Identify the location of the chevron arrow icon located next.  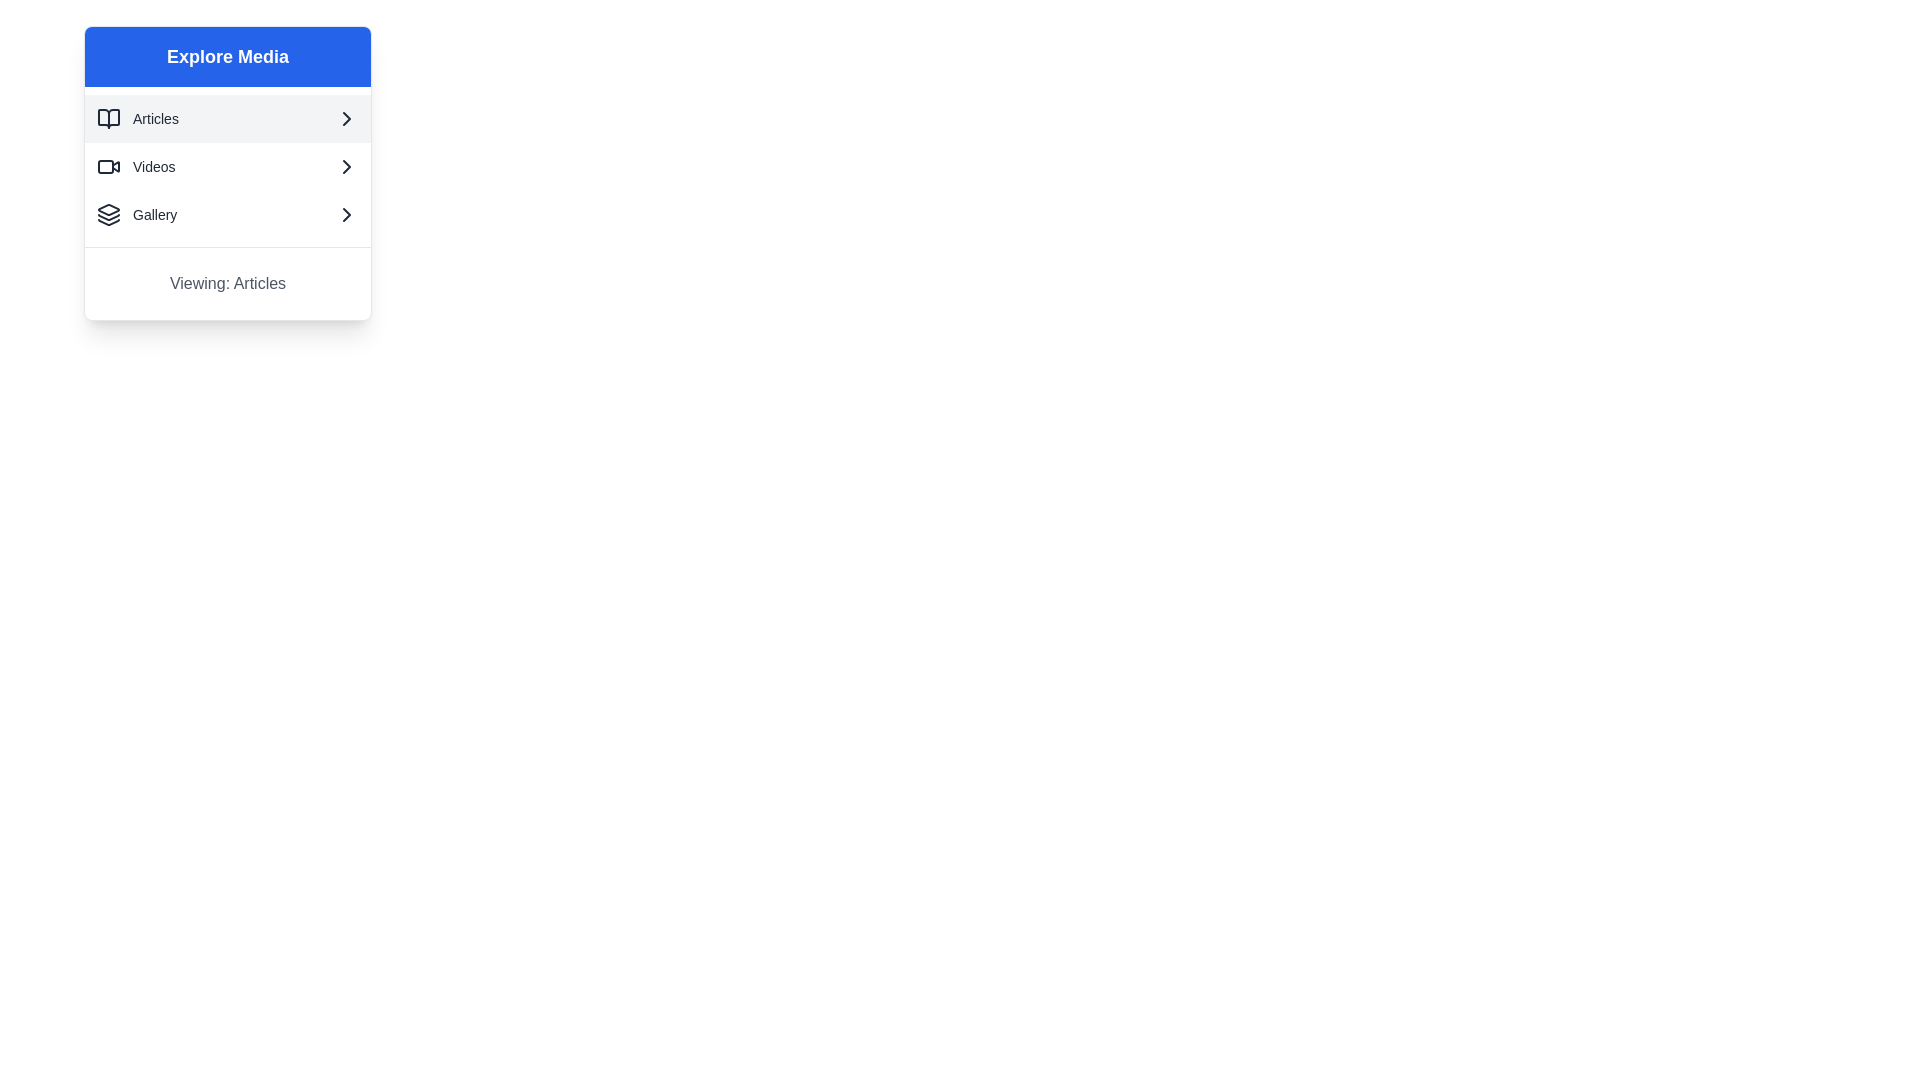
(346, 119).